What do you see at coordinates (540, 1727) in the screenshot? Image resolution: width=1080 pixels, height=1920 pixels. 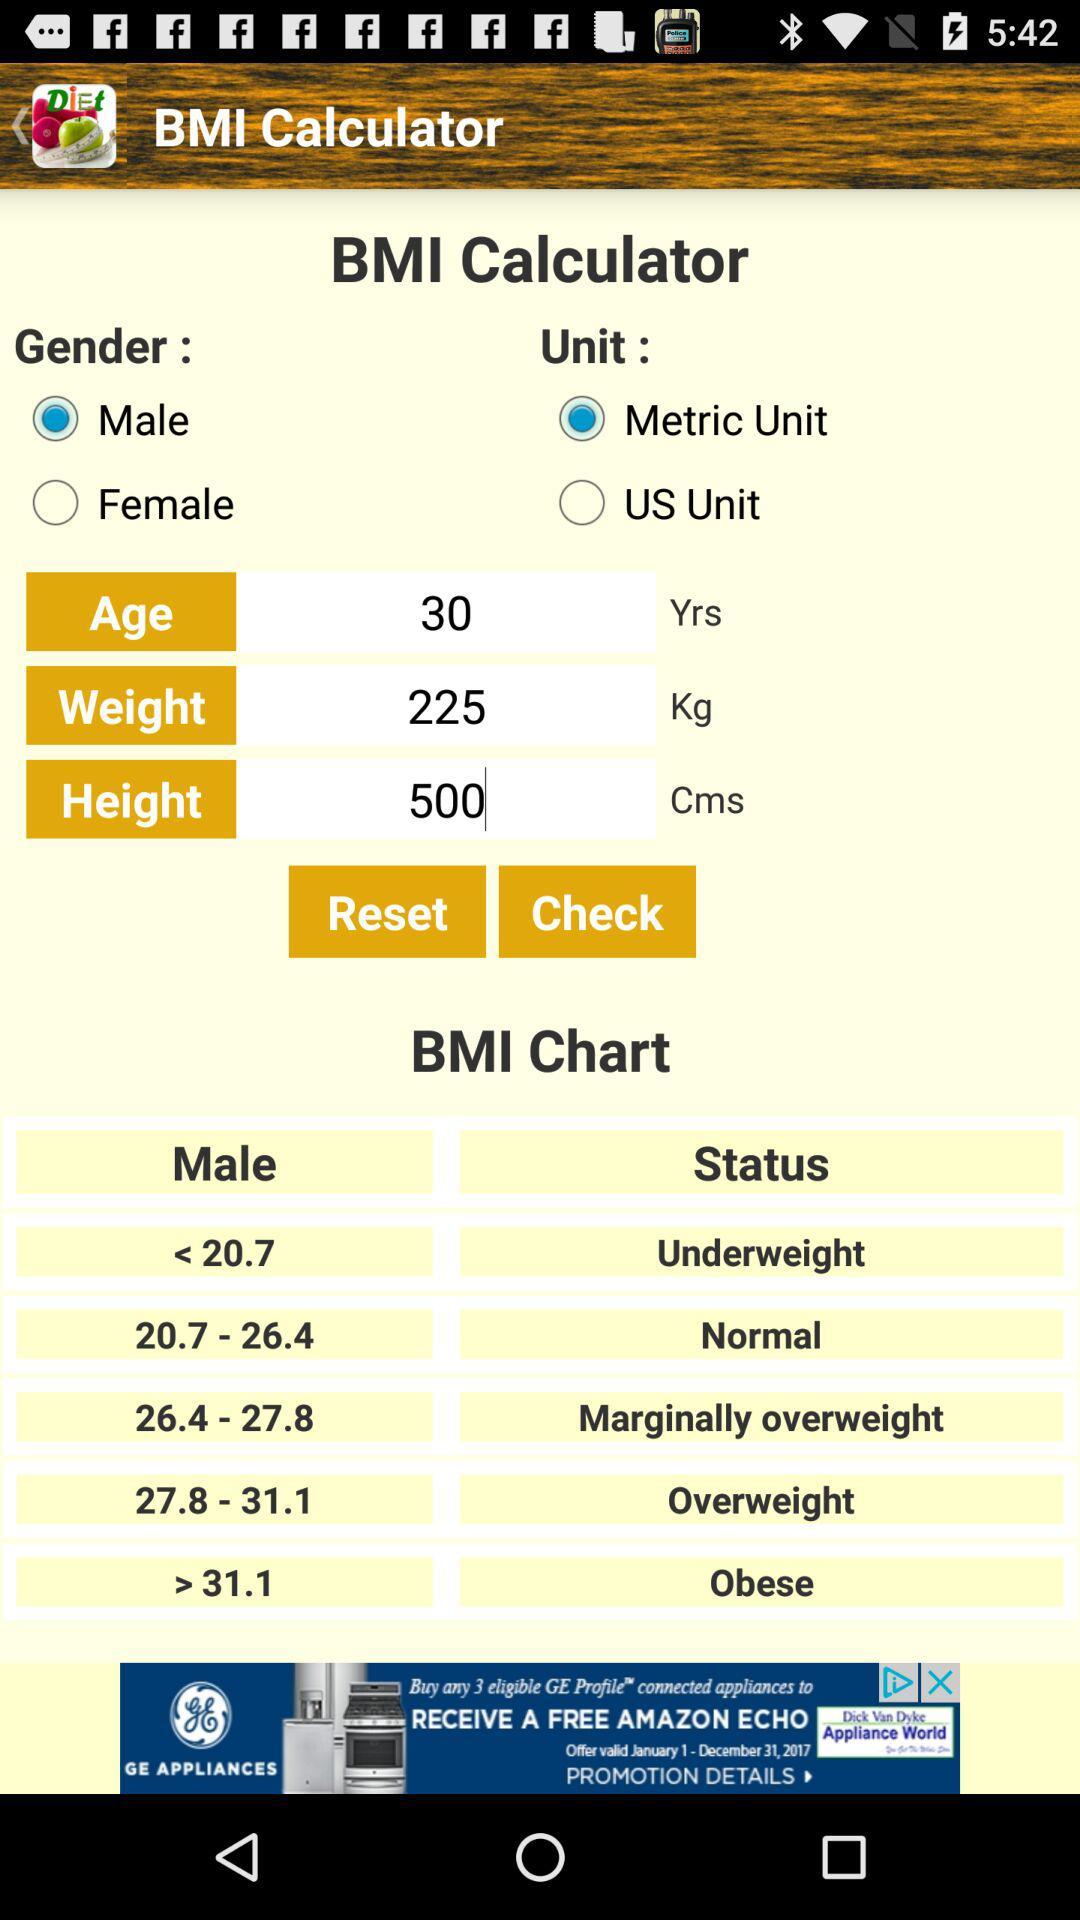 I see `advertisement` at bounding box center [540, 1727].